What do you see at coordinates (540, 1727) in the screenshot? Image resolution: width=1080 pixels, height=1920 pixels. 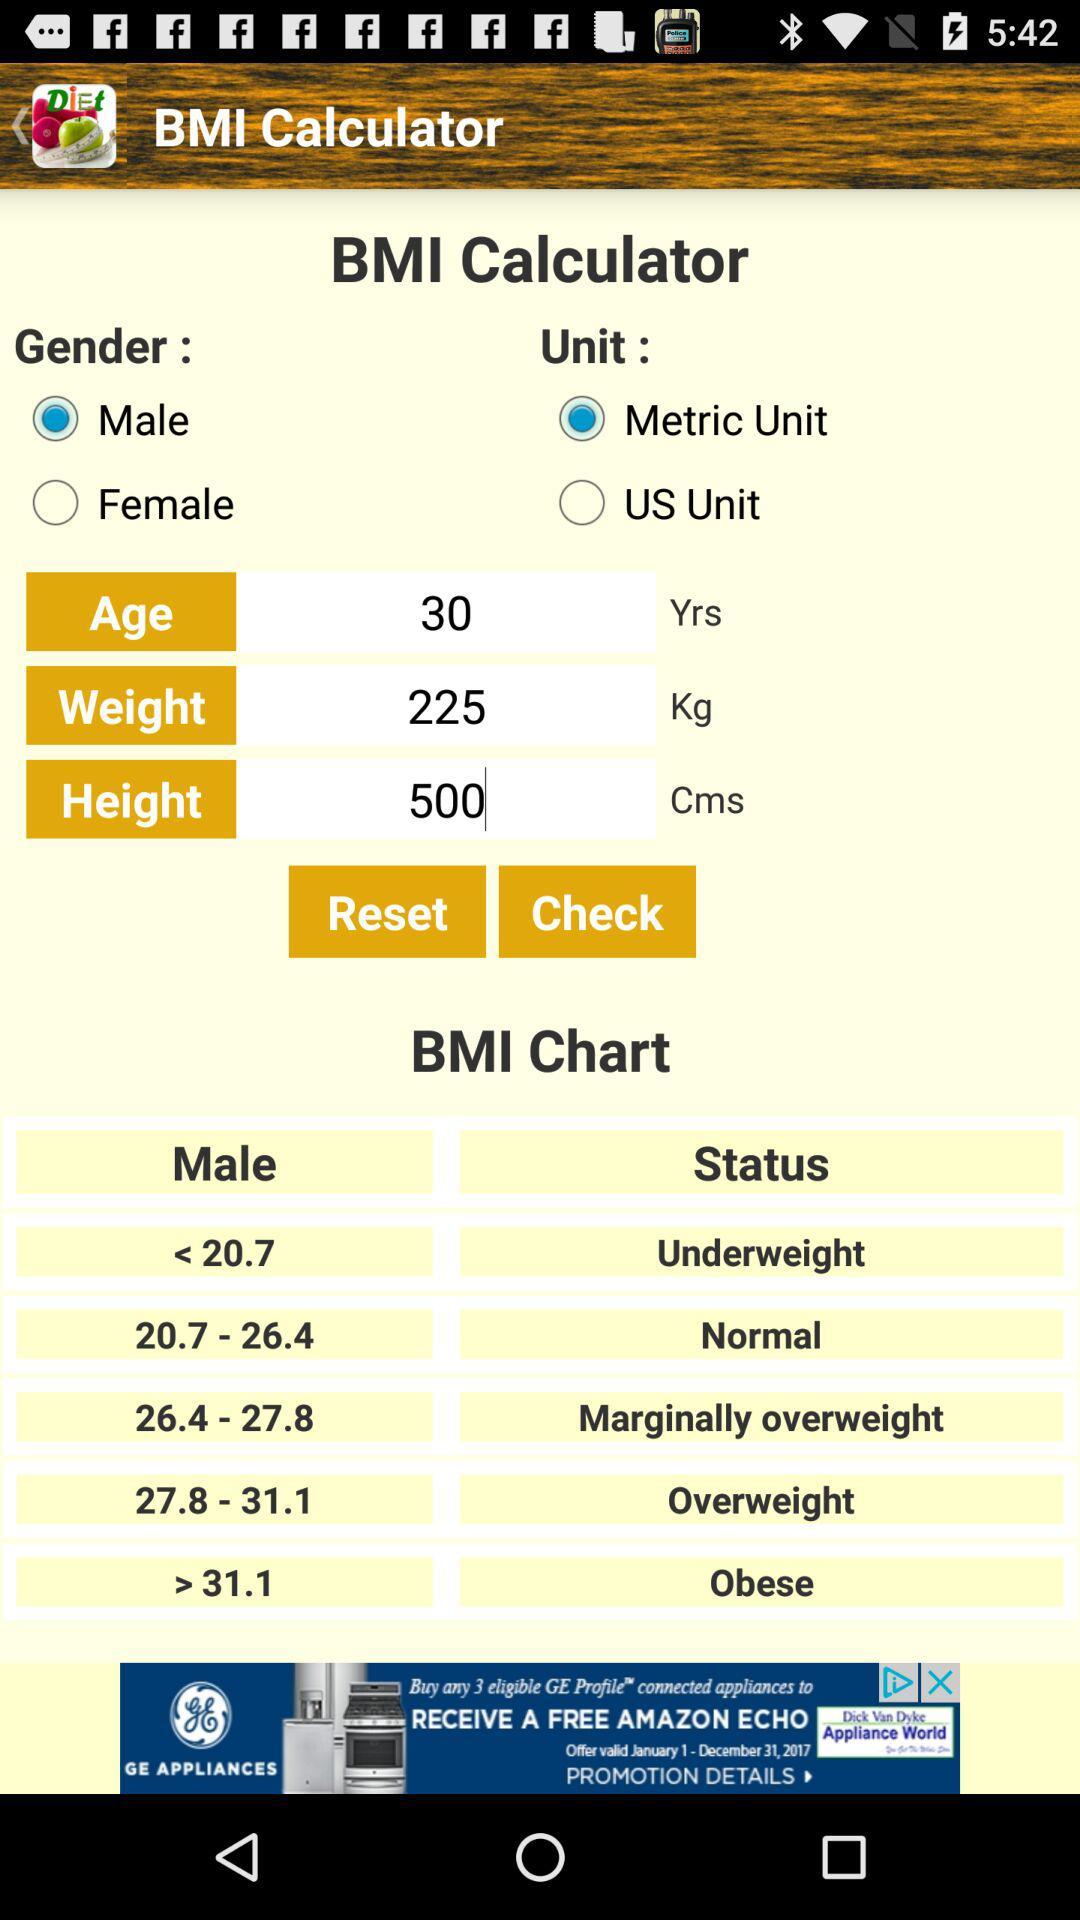 I see `advertisement` at bounding box center [540, 1727].